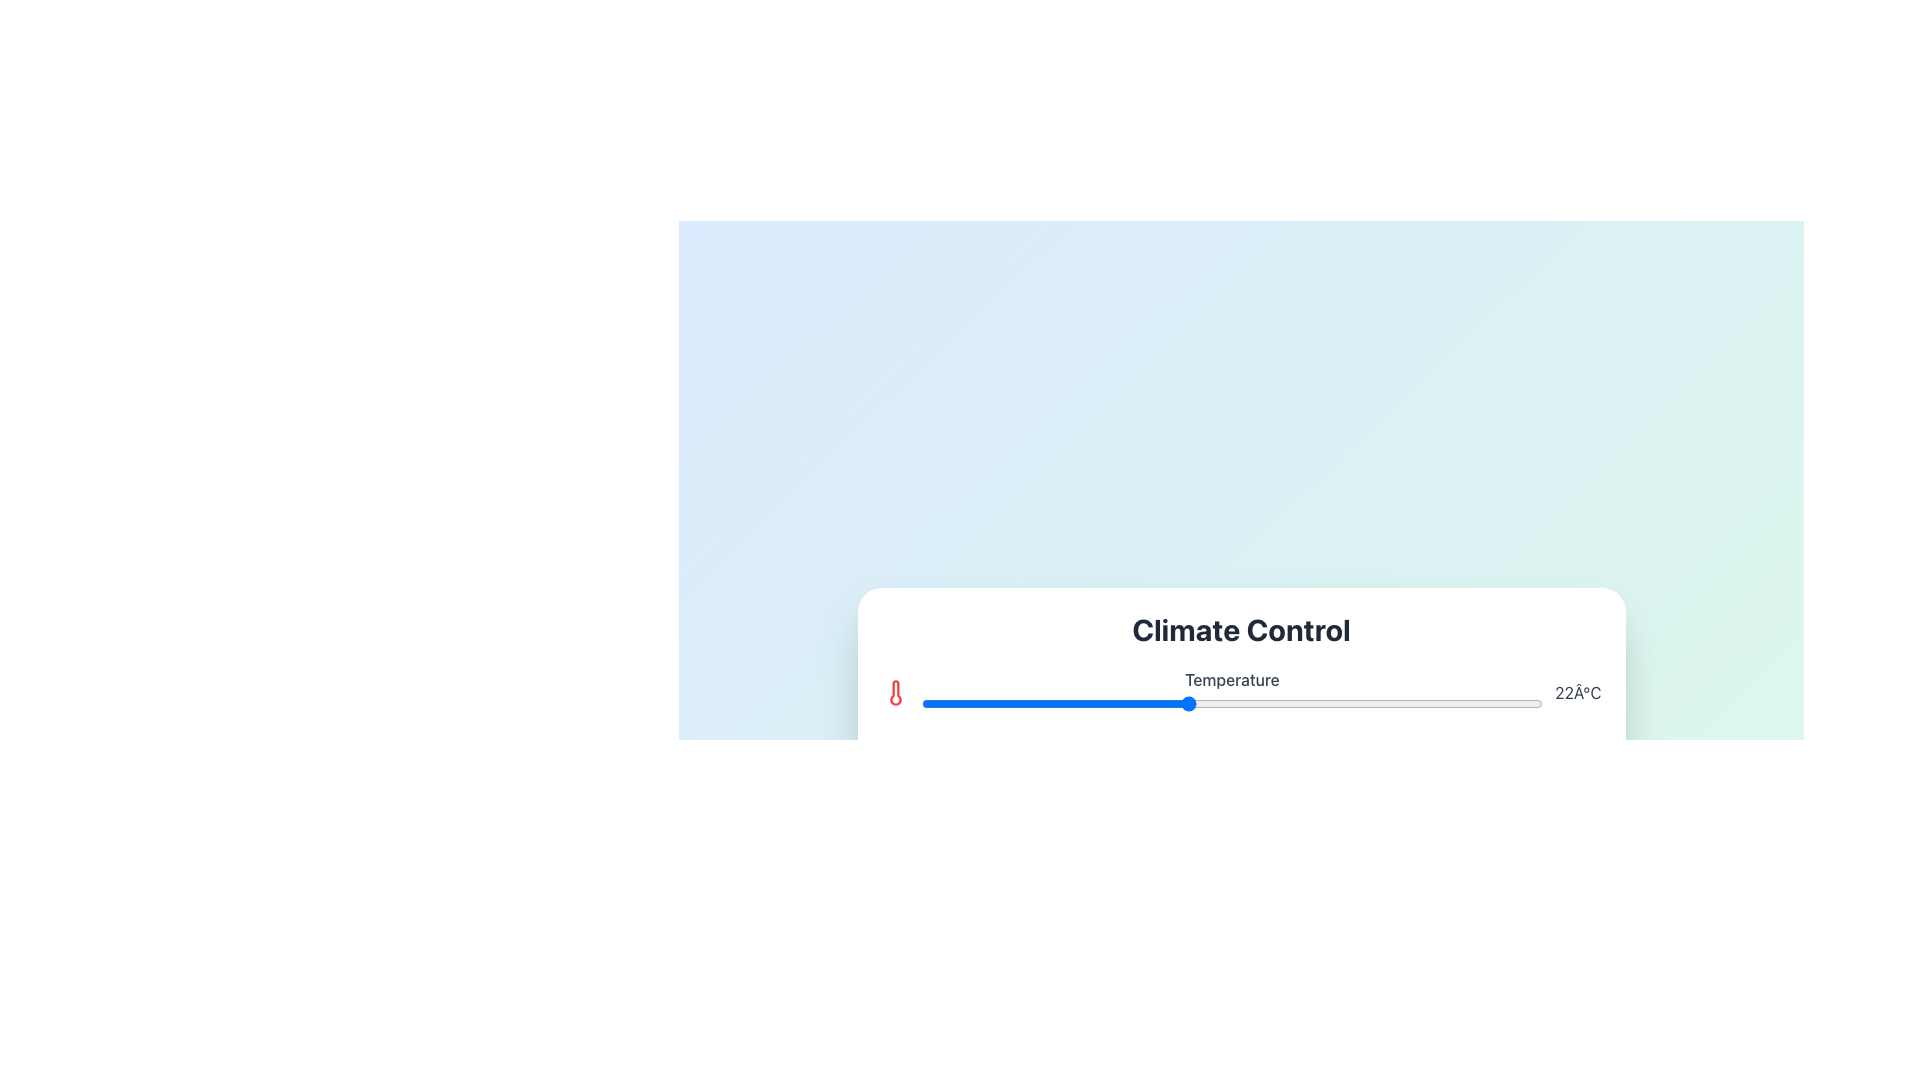 The width and height of the screenshot is (1920, 1080). I want to click on the temperature slider, so click(1454, 703).